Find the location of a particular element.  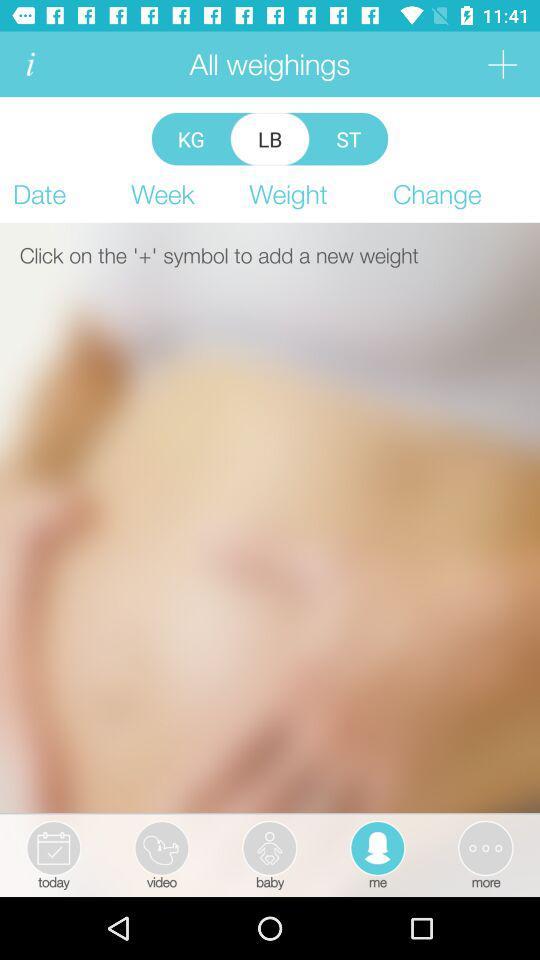

icon next to kg radio button is located at coordinates (270, 138).